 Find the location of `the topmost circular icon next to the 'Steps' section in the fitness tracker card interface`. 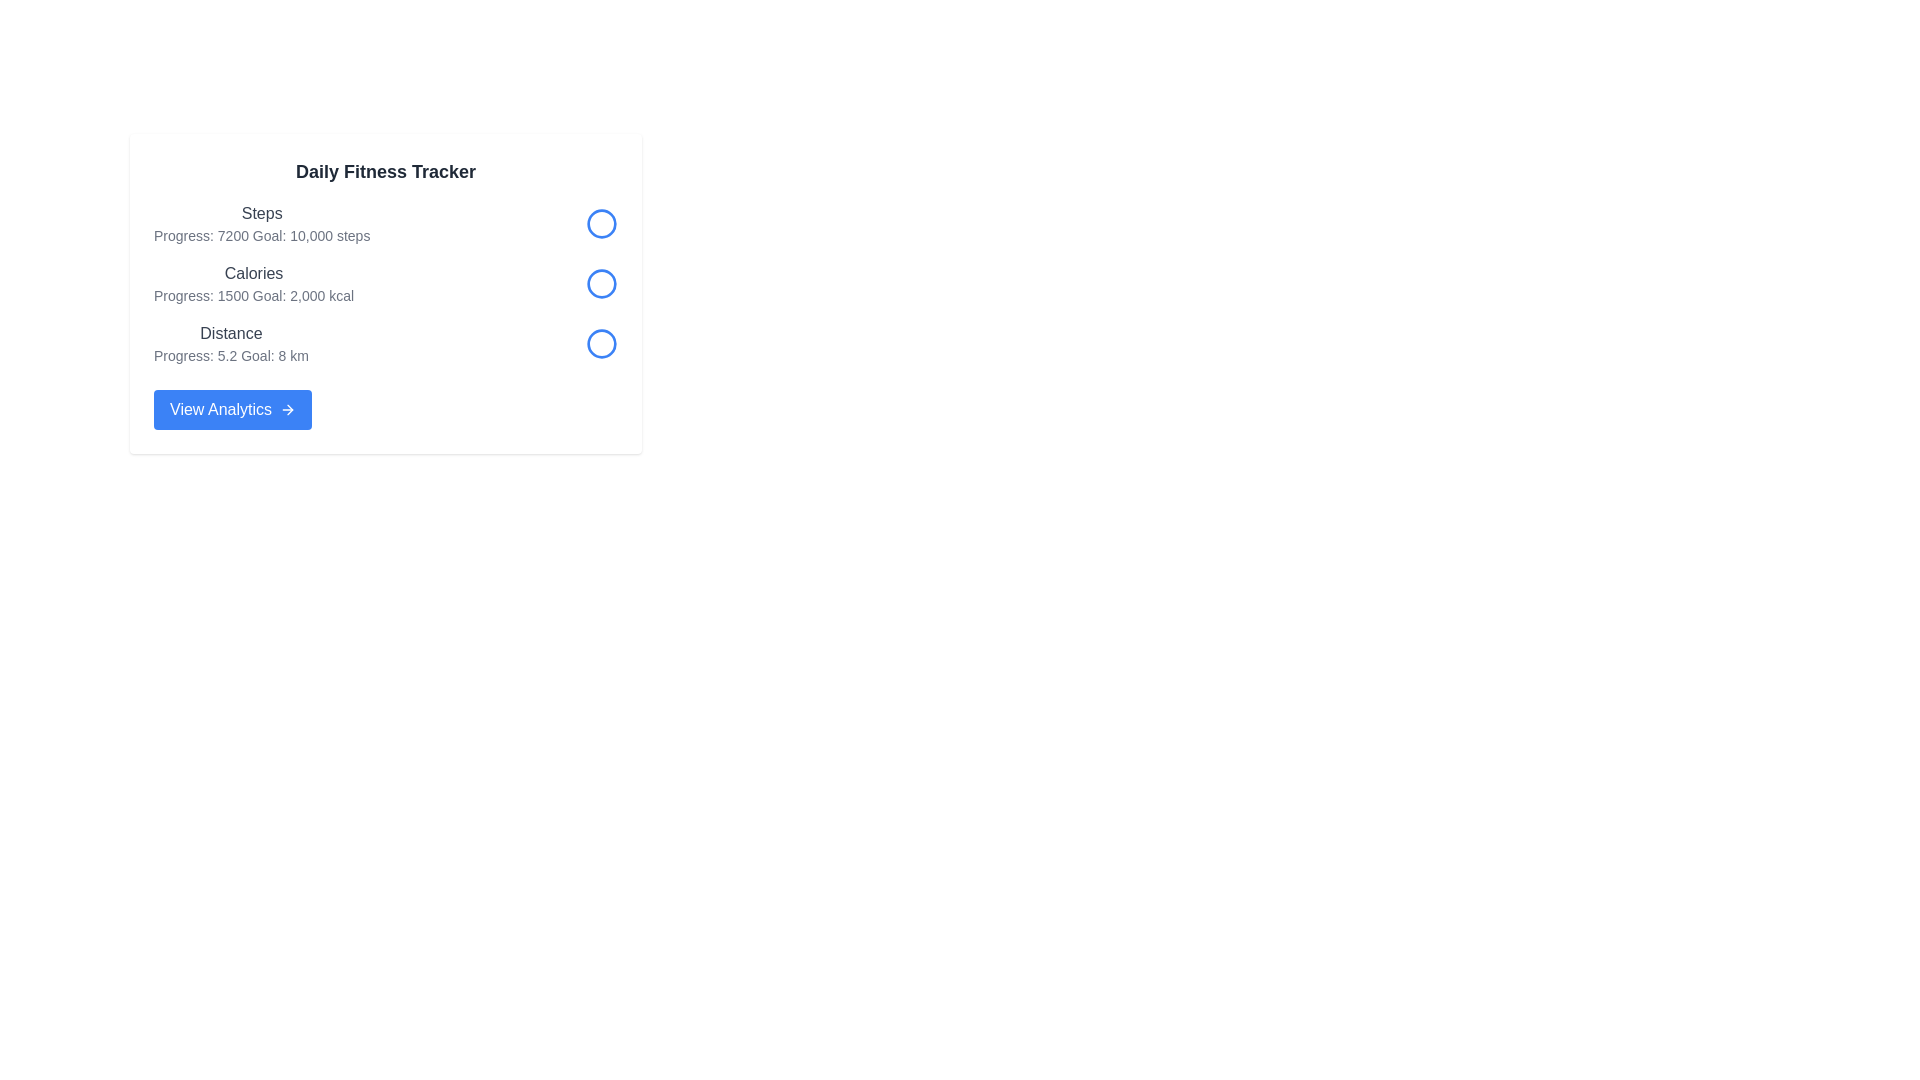

the topmost circular icon next to the 'Steps' section in the fitness tracker card interface is located at coordinates (600, 223).